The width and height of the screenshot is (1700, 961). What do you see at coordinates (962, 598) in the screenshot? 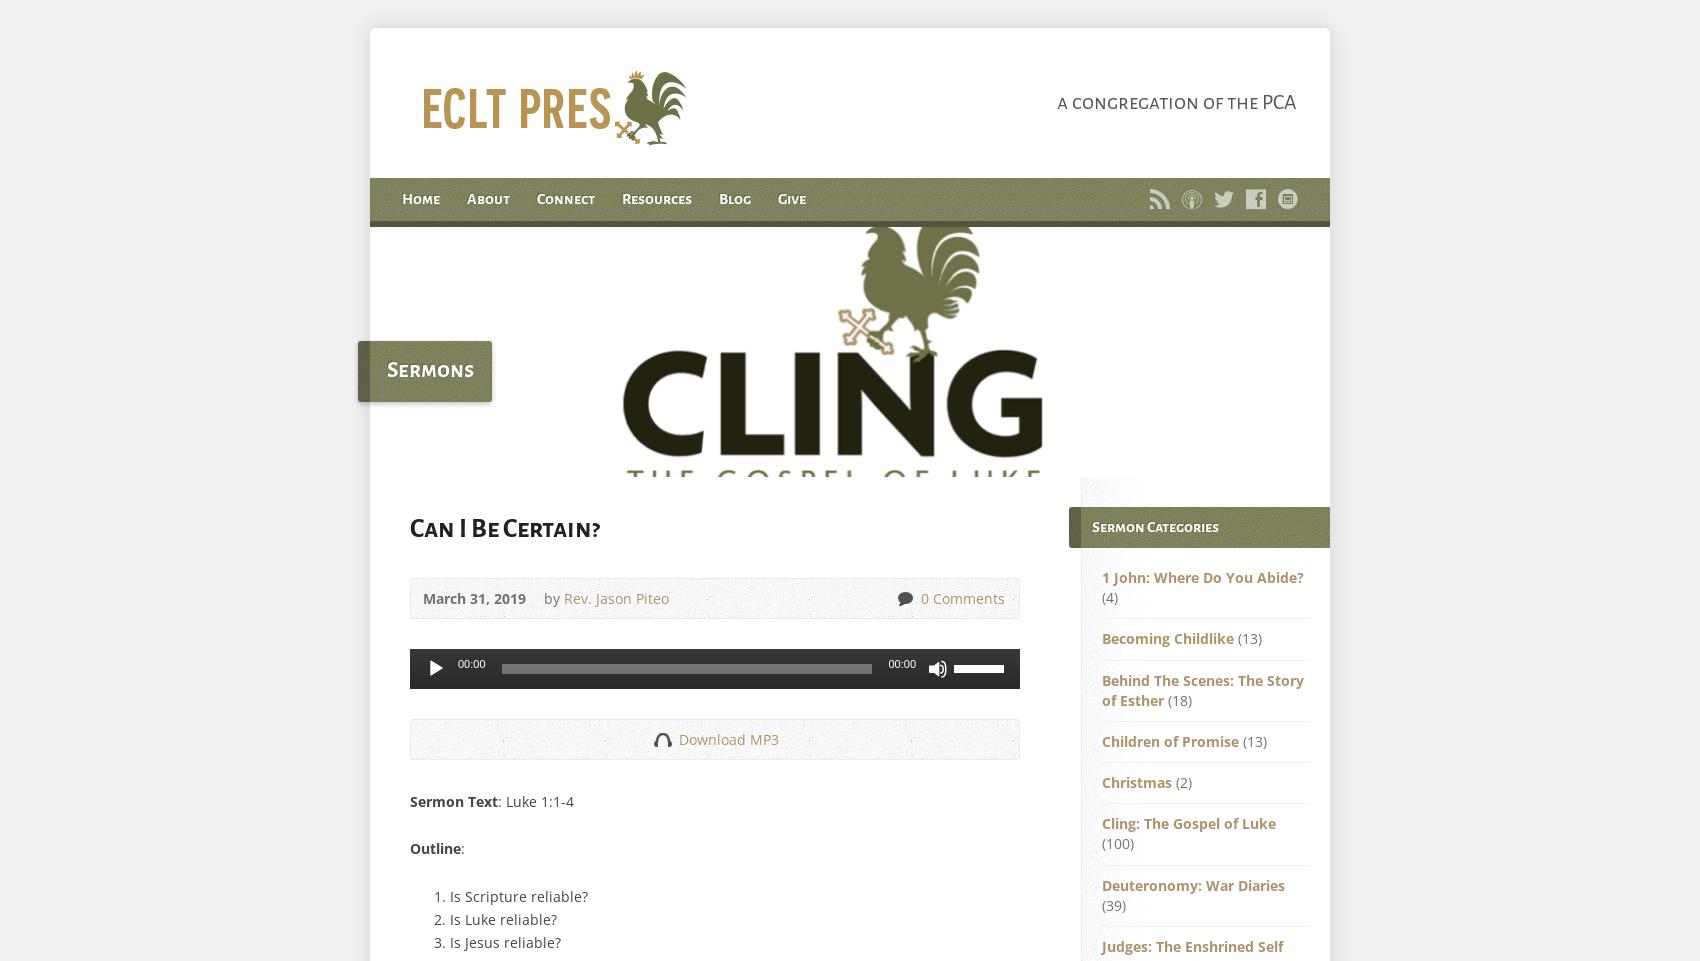
I see `'0 Comments'` at bounding box center [962, 598].